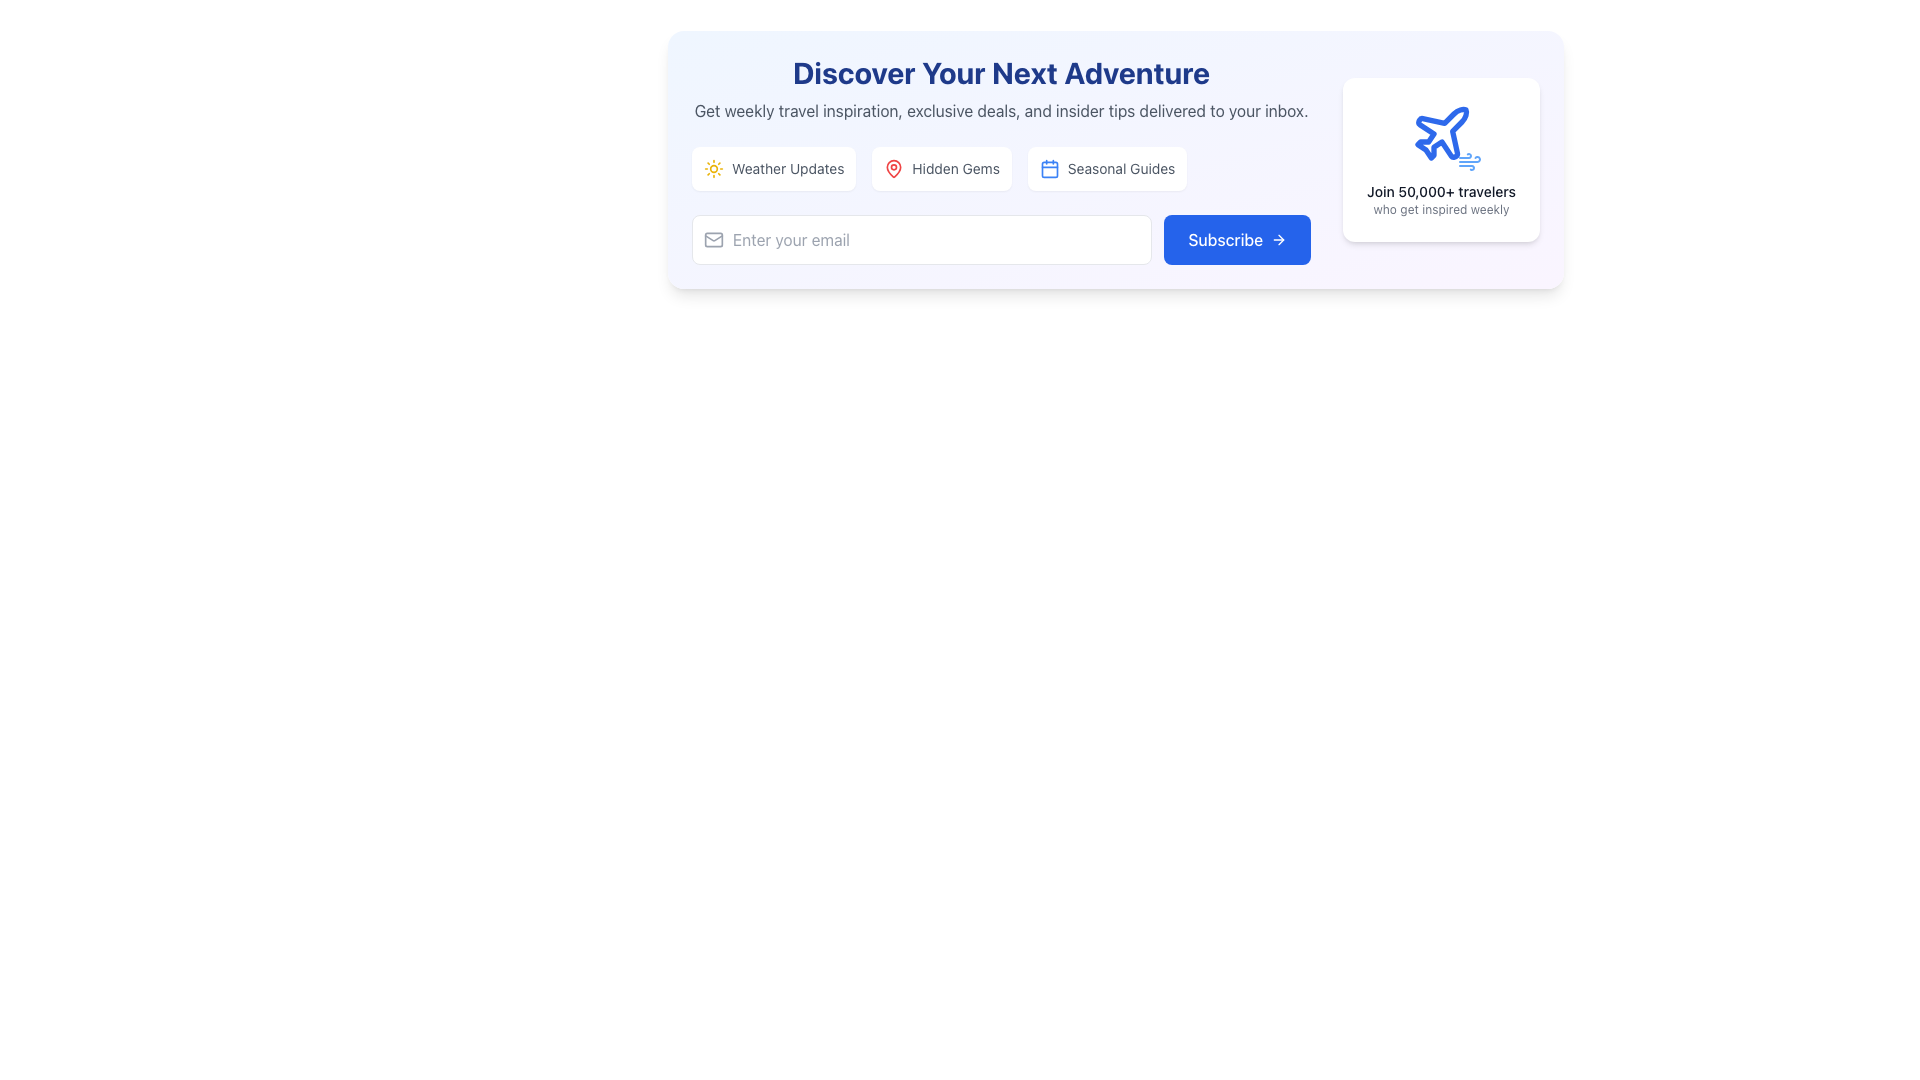 This screenshot has height=1080, width=1920. Describe the element at coordinates (773, 168) in the screenshot. I see `the first button in the group that provides weather-related updates` at that location.